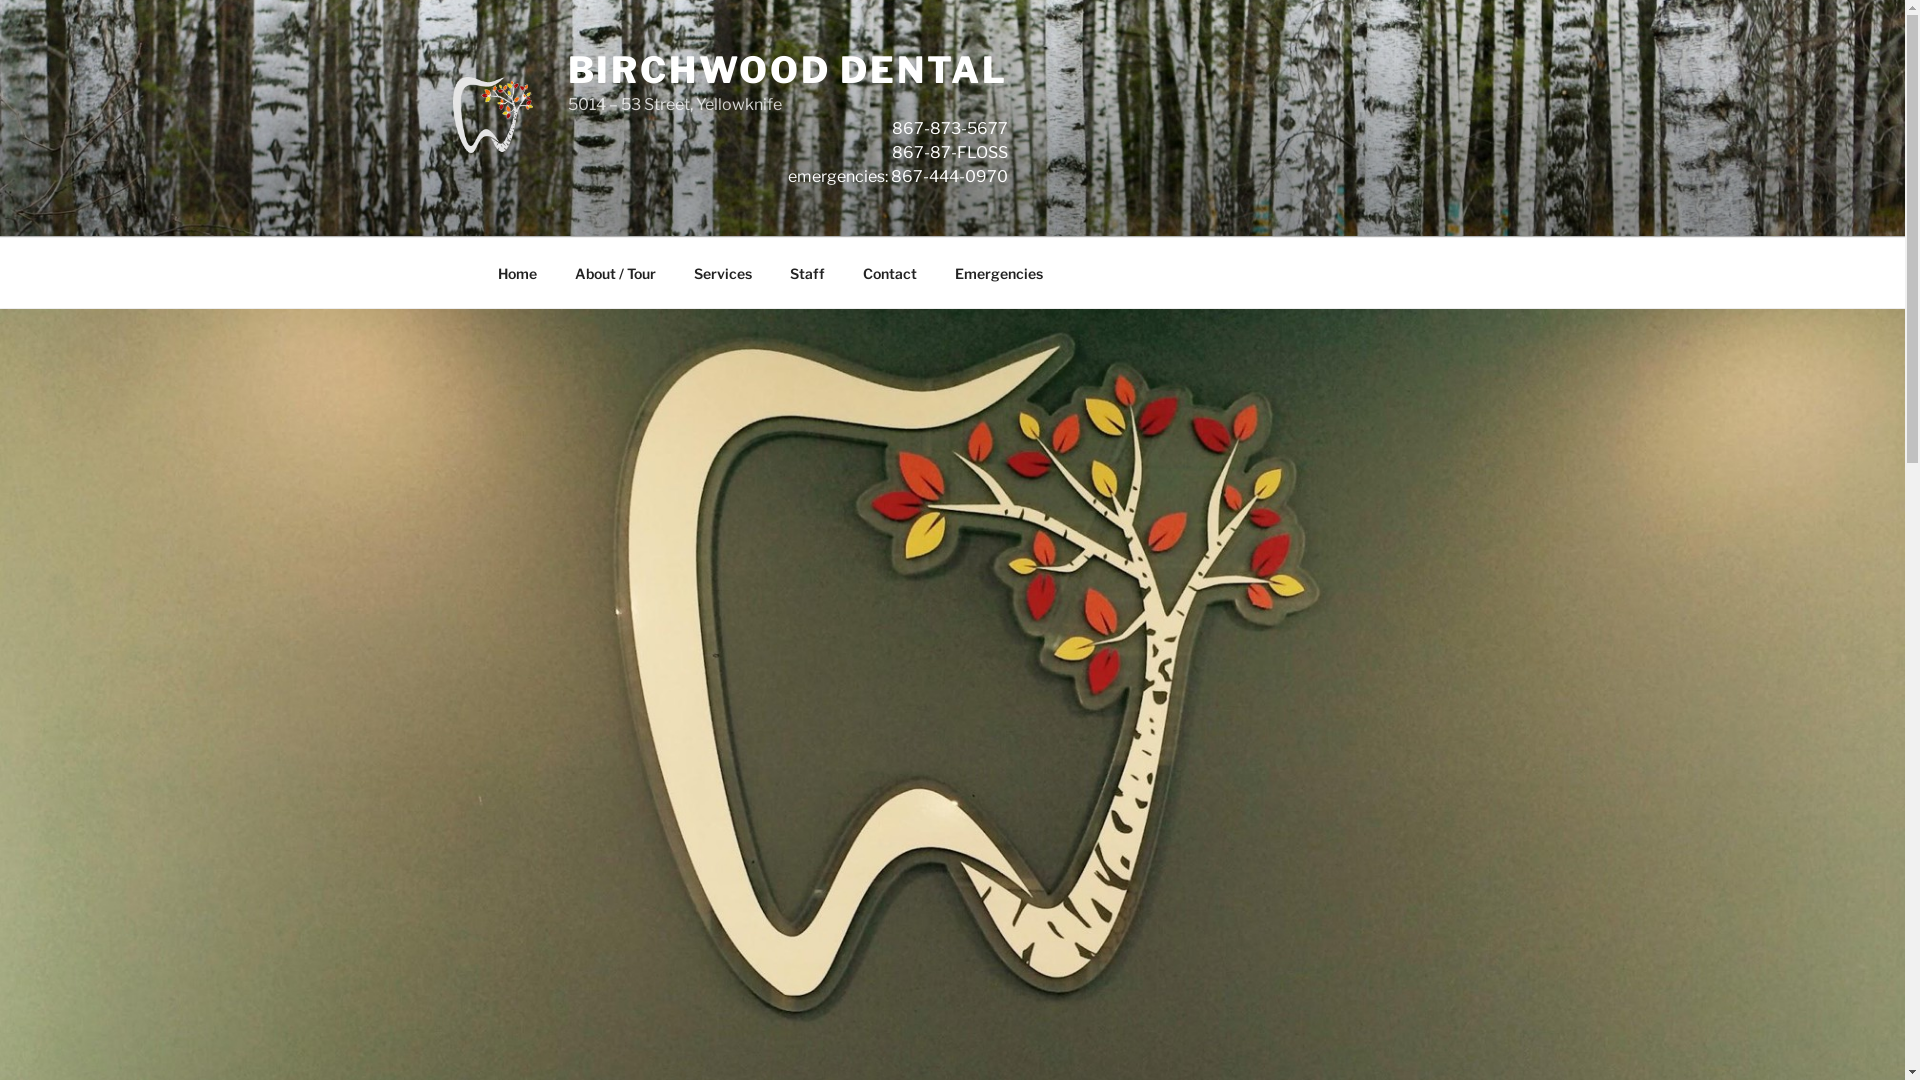 This screenshot has width=1920, height=1080. What do you see at coordinates (480, 272) in the screenshot?
I see `'Home'` at bounding box center [480, 272].